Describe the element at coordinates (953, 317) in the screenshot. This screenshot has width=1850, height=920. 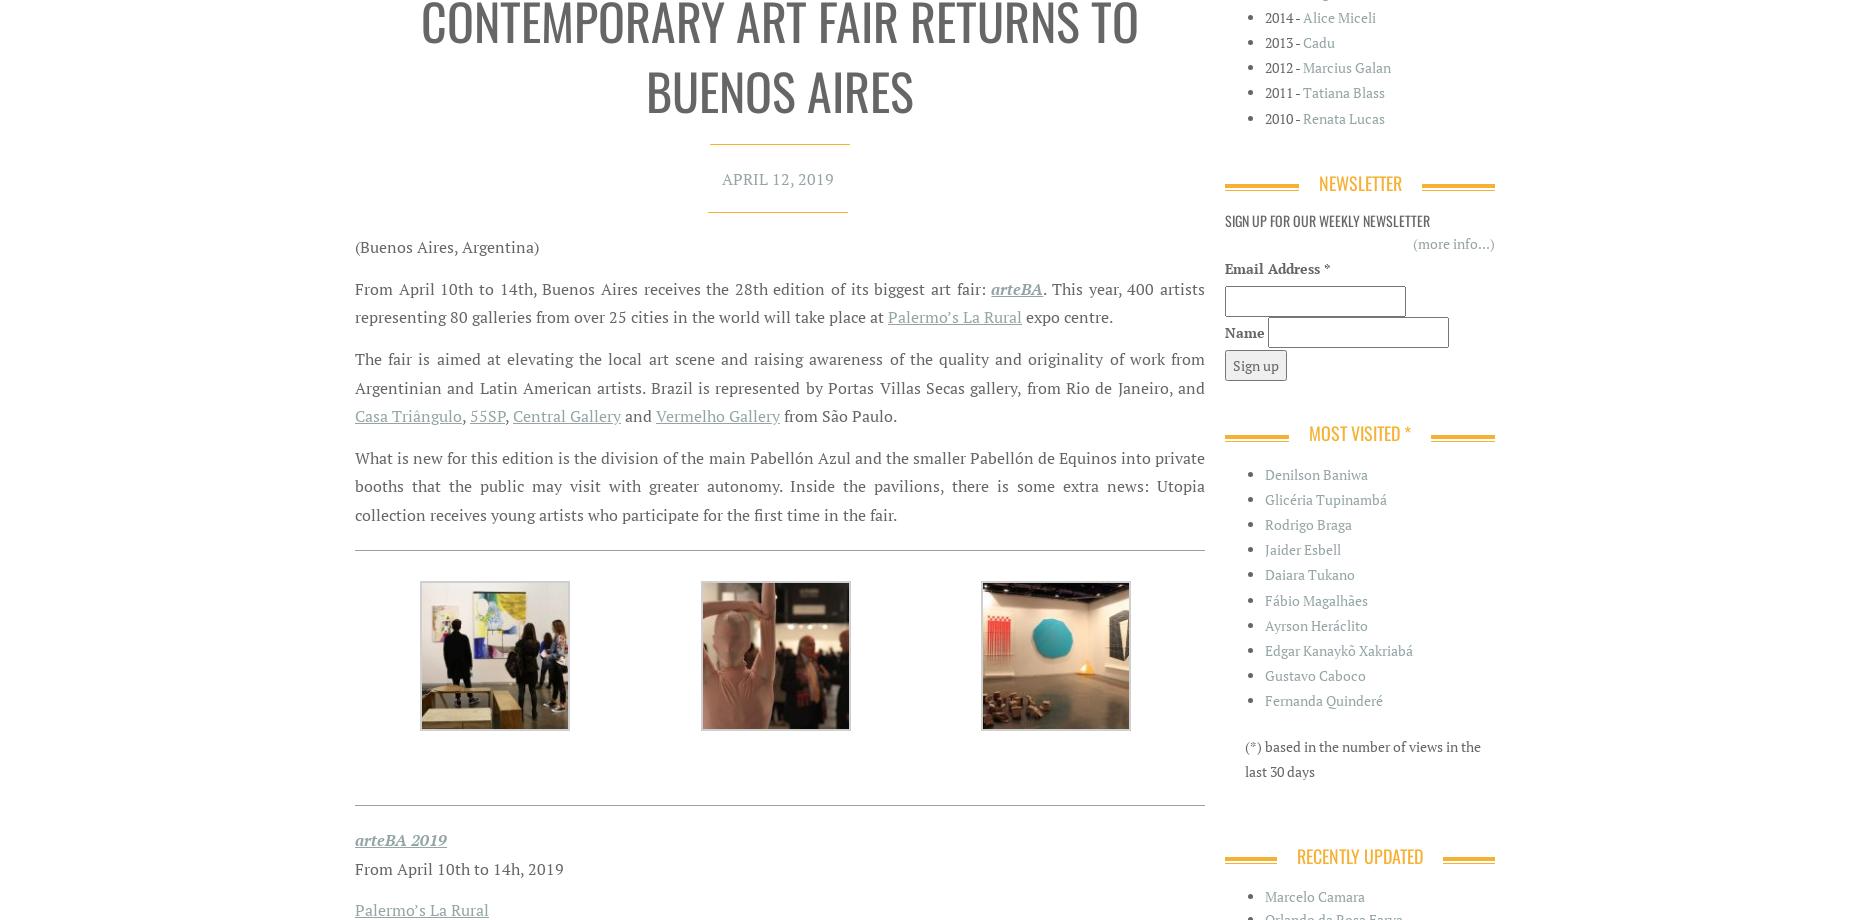
I see `'Palermo’s La Rural'` at that location.